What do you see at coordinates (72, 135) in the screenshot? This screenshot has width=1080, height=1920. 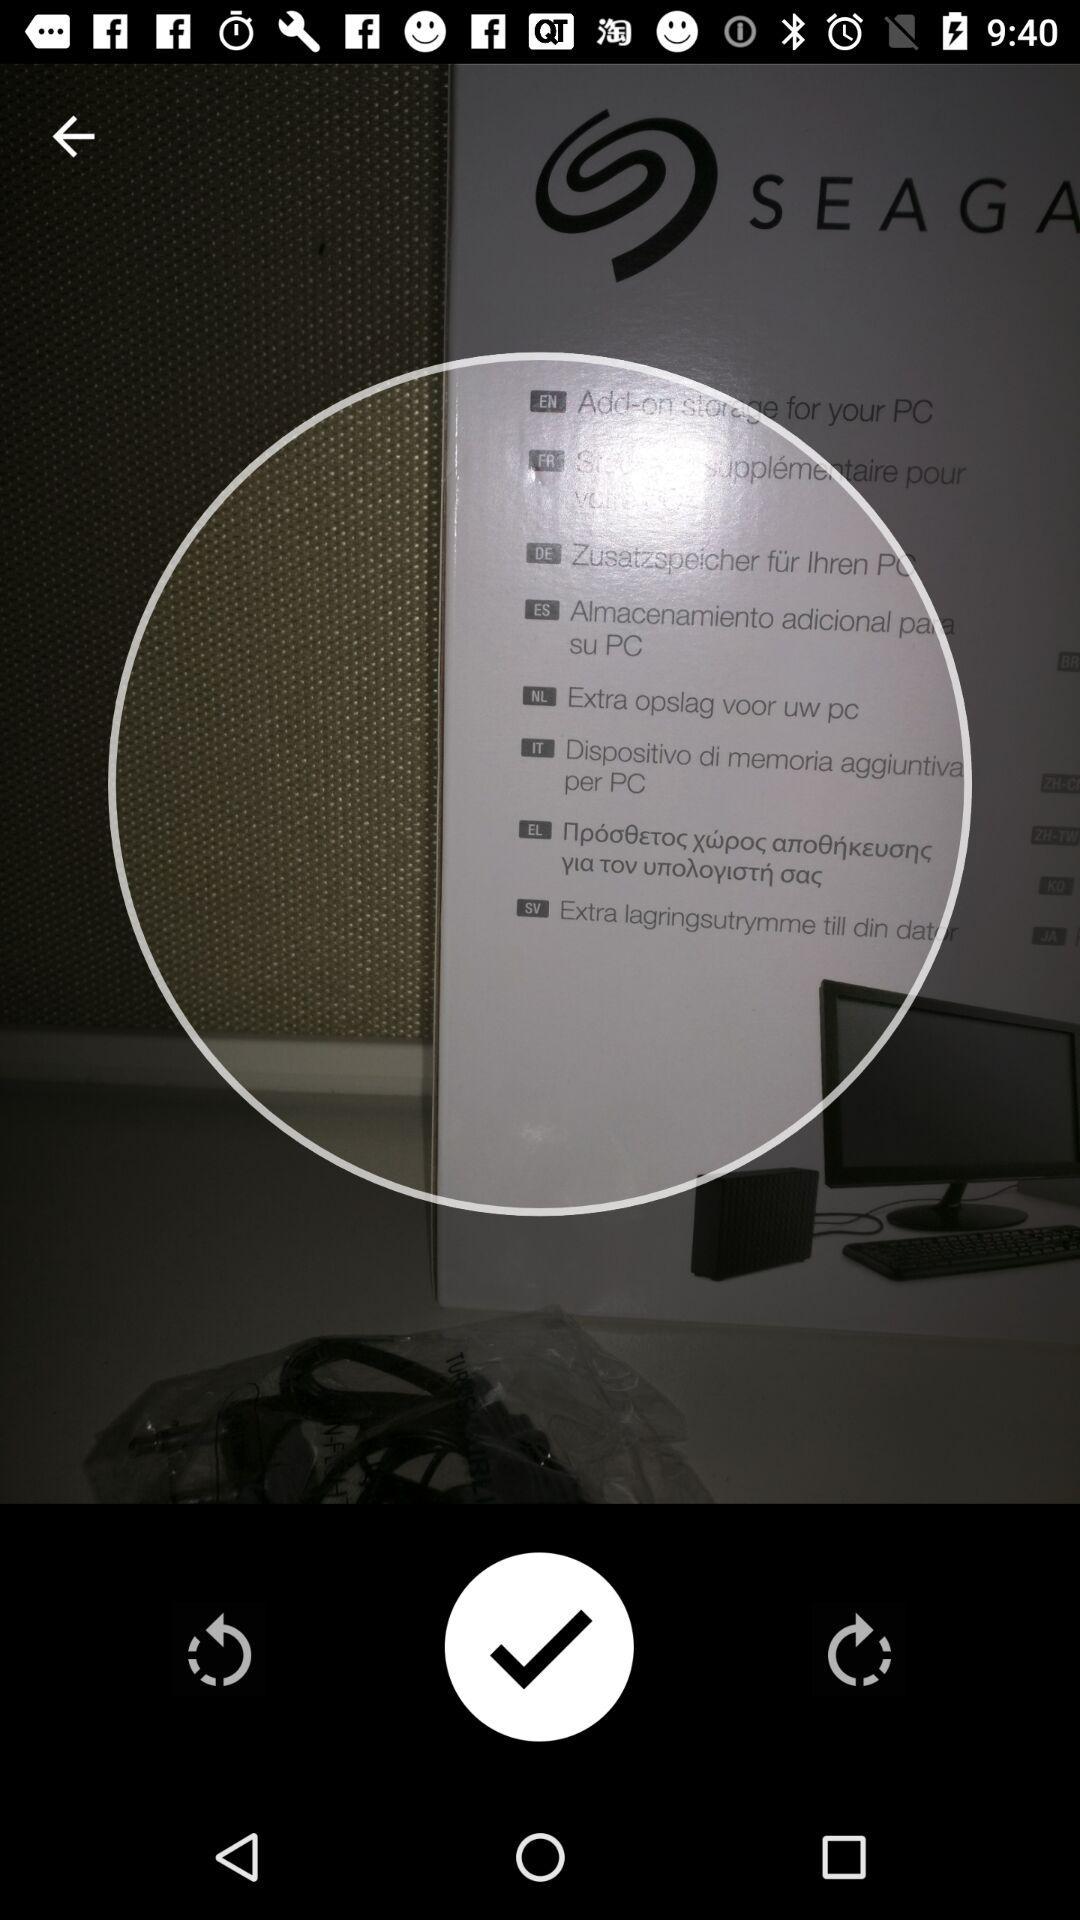 I see `icon at the top left corner` at bounding box center [72, 135].